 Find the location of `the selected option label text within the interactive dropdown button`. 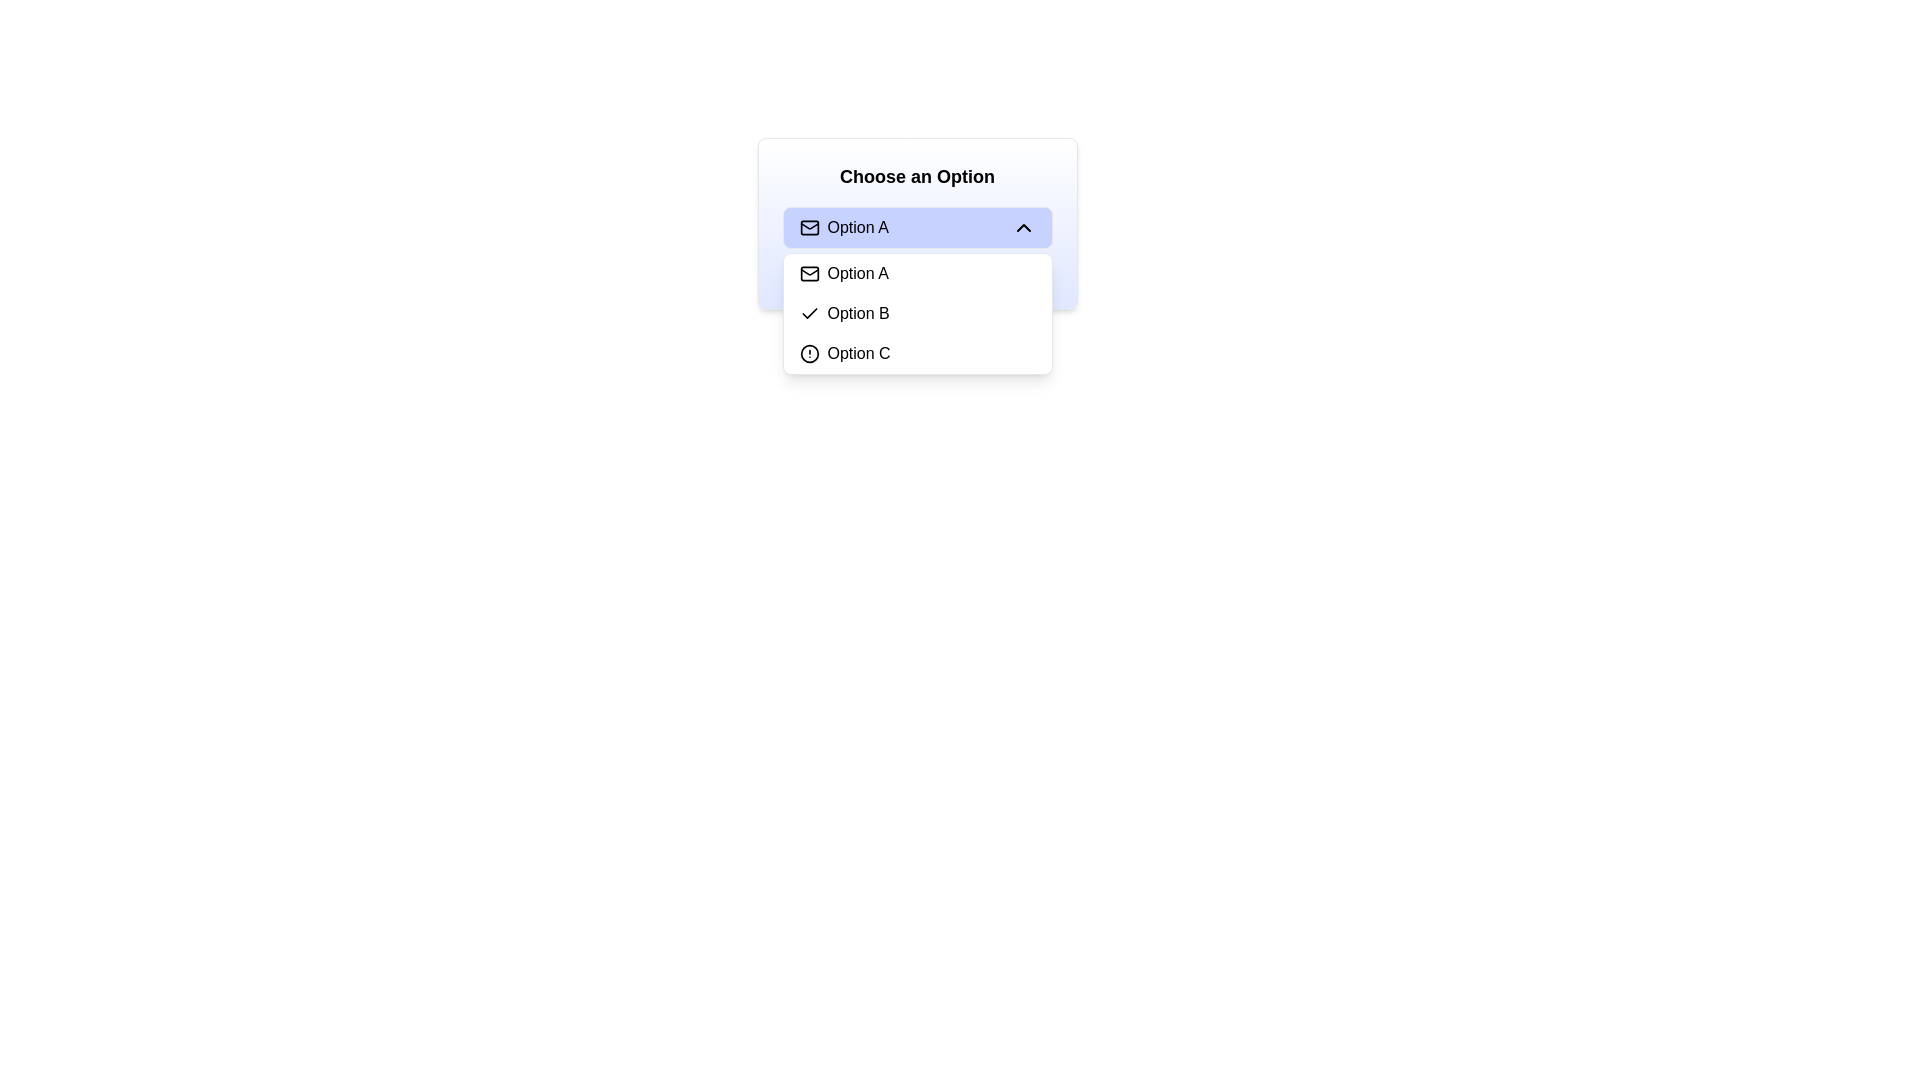

the selected option label text within the interactive dropdown button is located at coordinates (844, 226).